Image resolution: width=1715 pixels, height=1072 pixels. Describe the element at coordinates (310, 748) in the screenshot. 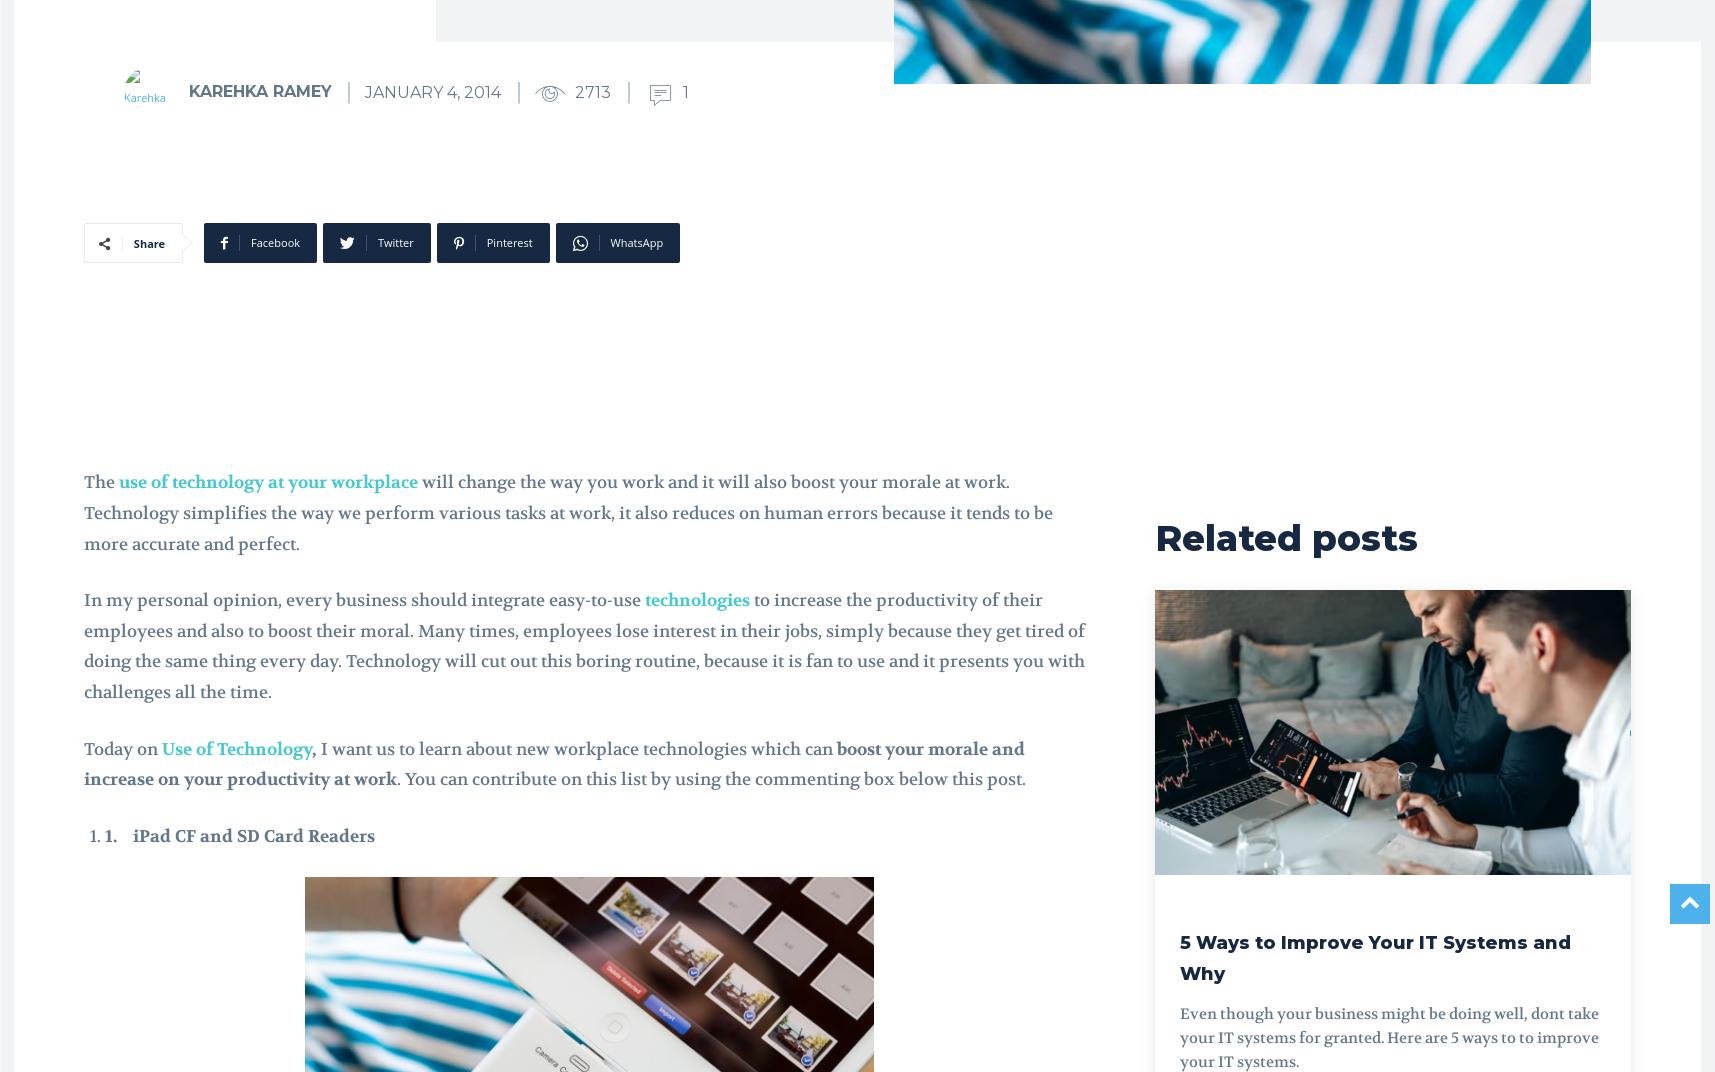

I see `','` at that location.